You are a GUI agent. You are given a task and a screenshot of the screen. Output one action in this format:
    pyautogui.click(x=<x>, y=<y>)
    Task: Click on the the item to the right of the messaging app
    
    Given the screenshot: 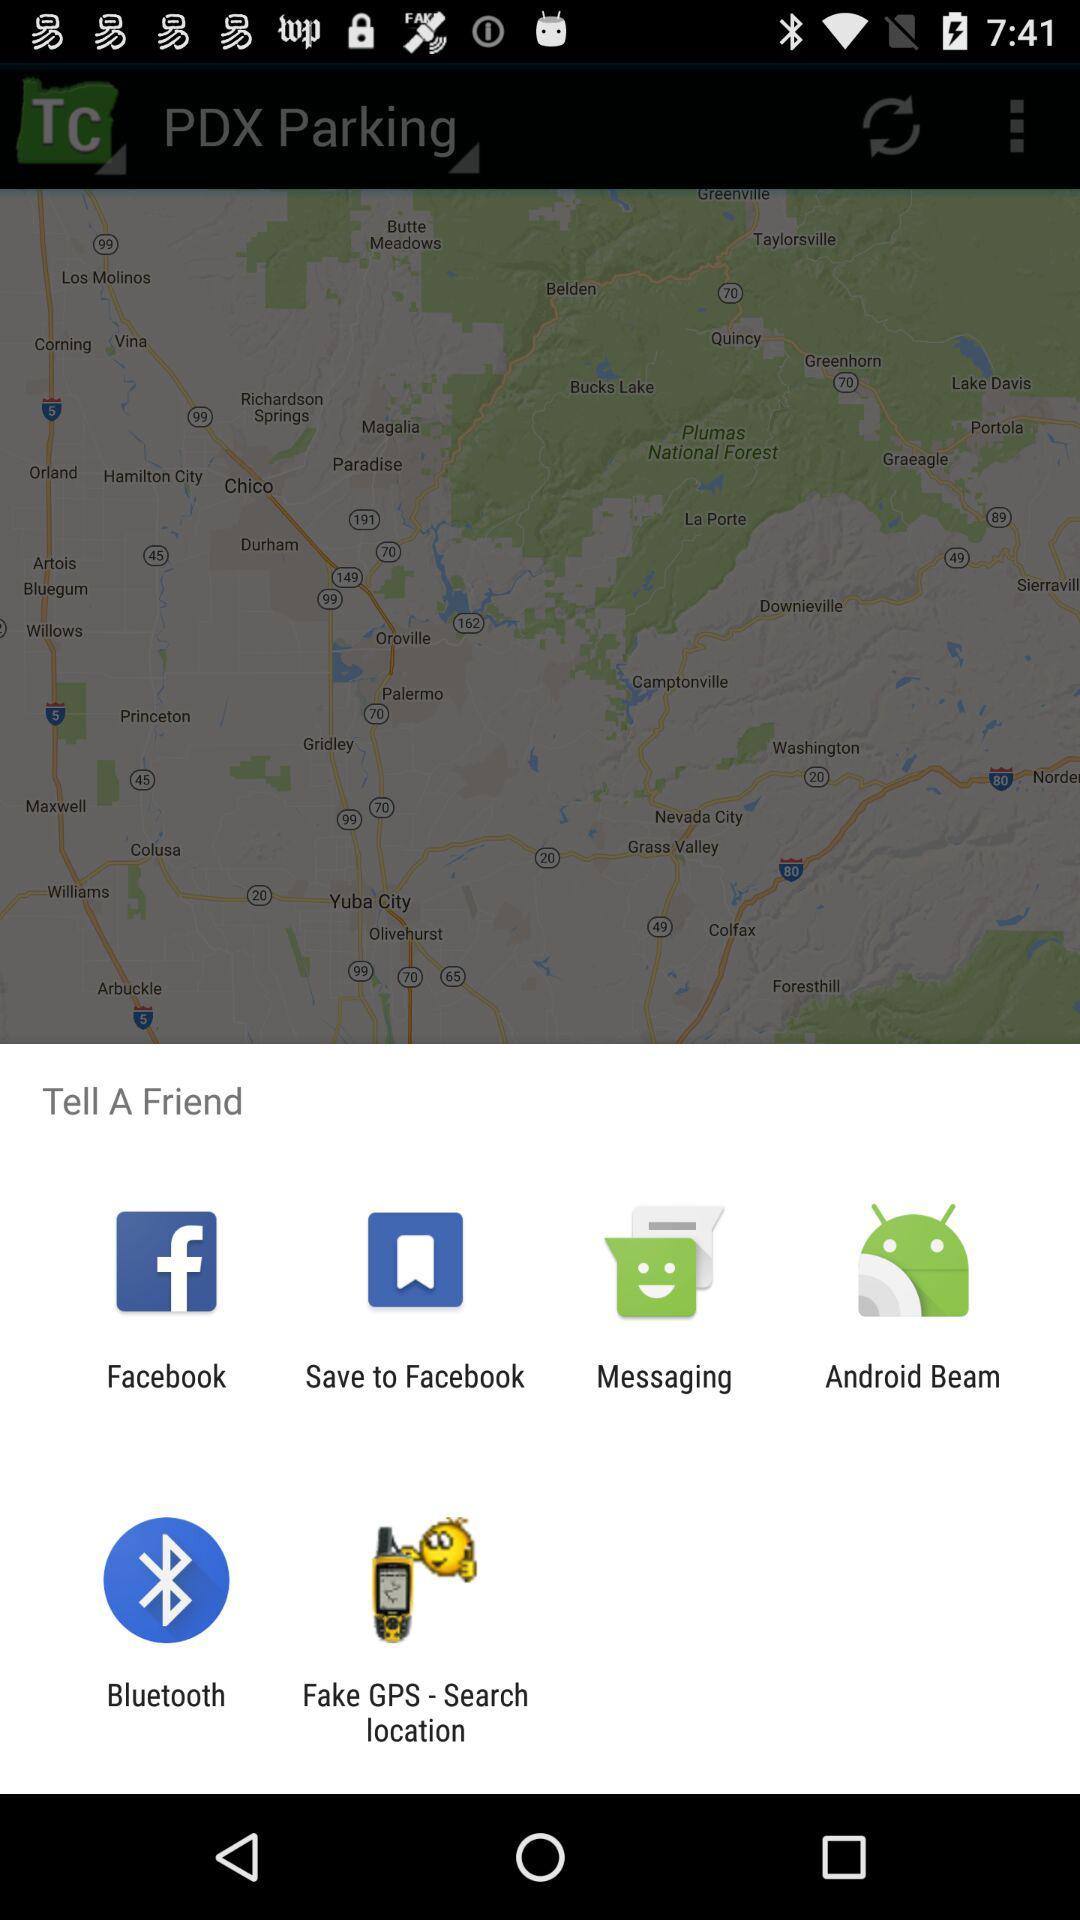 What is the action you would take?
    pyautogui.click(x=913, y=1392)
    